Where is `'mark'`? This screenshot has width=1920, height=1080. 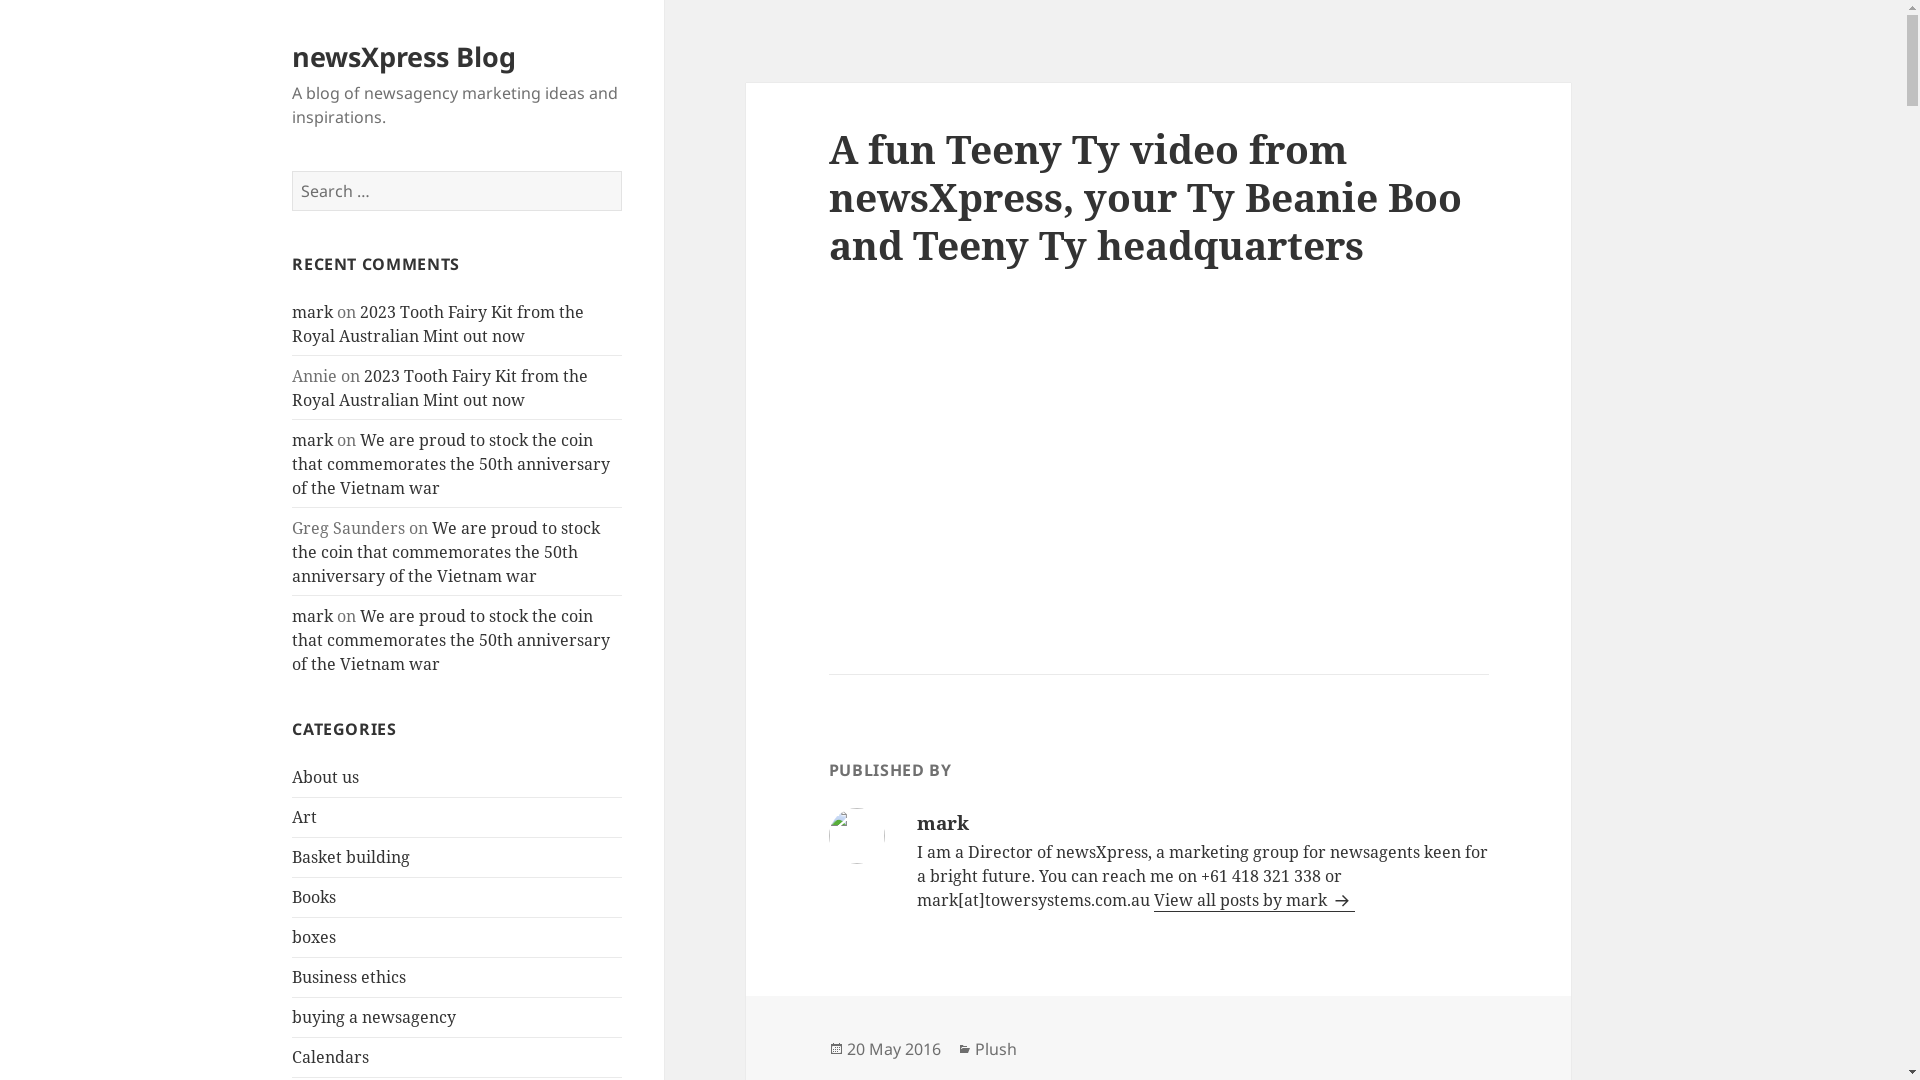
'mark' is located at coordinates (311, 615).